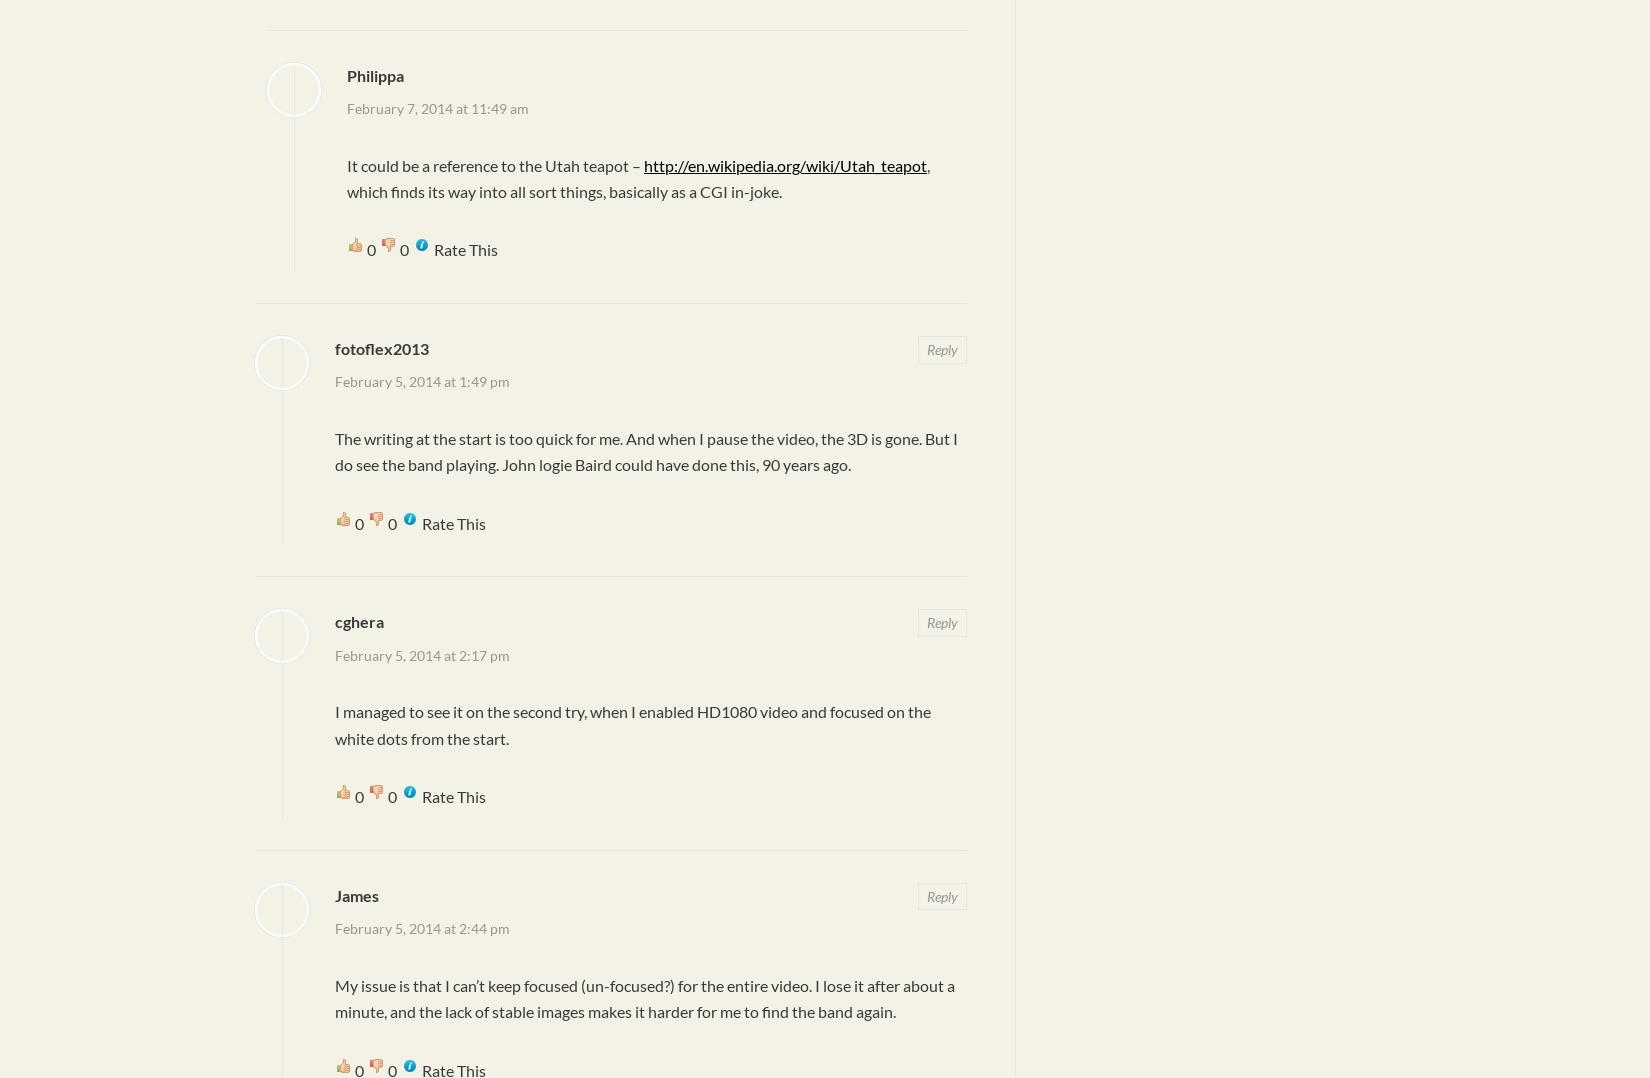 Image resolution: width=1650 pixels, height=1078 pixels. I want to click on ', which finds its way into all sort things, basically as a CGI in-joke.', so click(637, 176).